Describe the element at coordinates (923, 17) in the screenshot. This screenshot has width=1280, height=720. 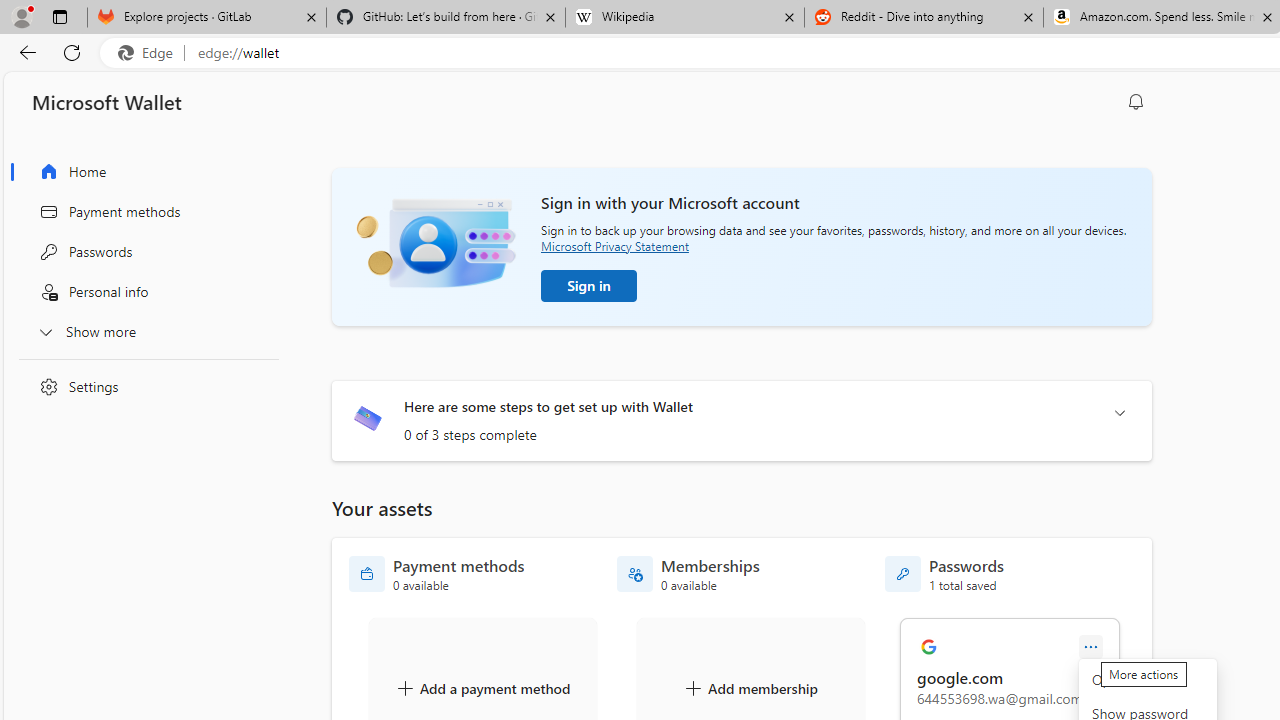
I see `'Reddit - Dive into anything'` at that location.